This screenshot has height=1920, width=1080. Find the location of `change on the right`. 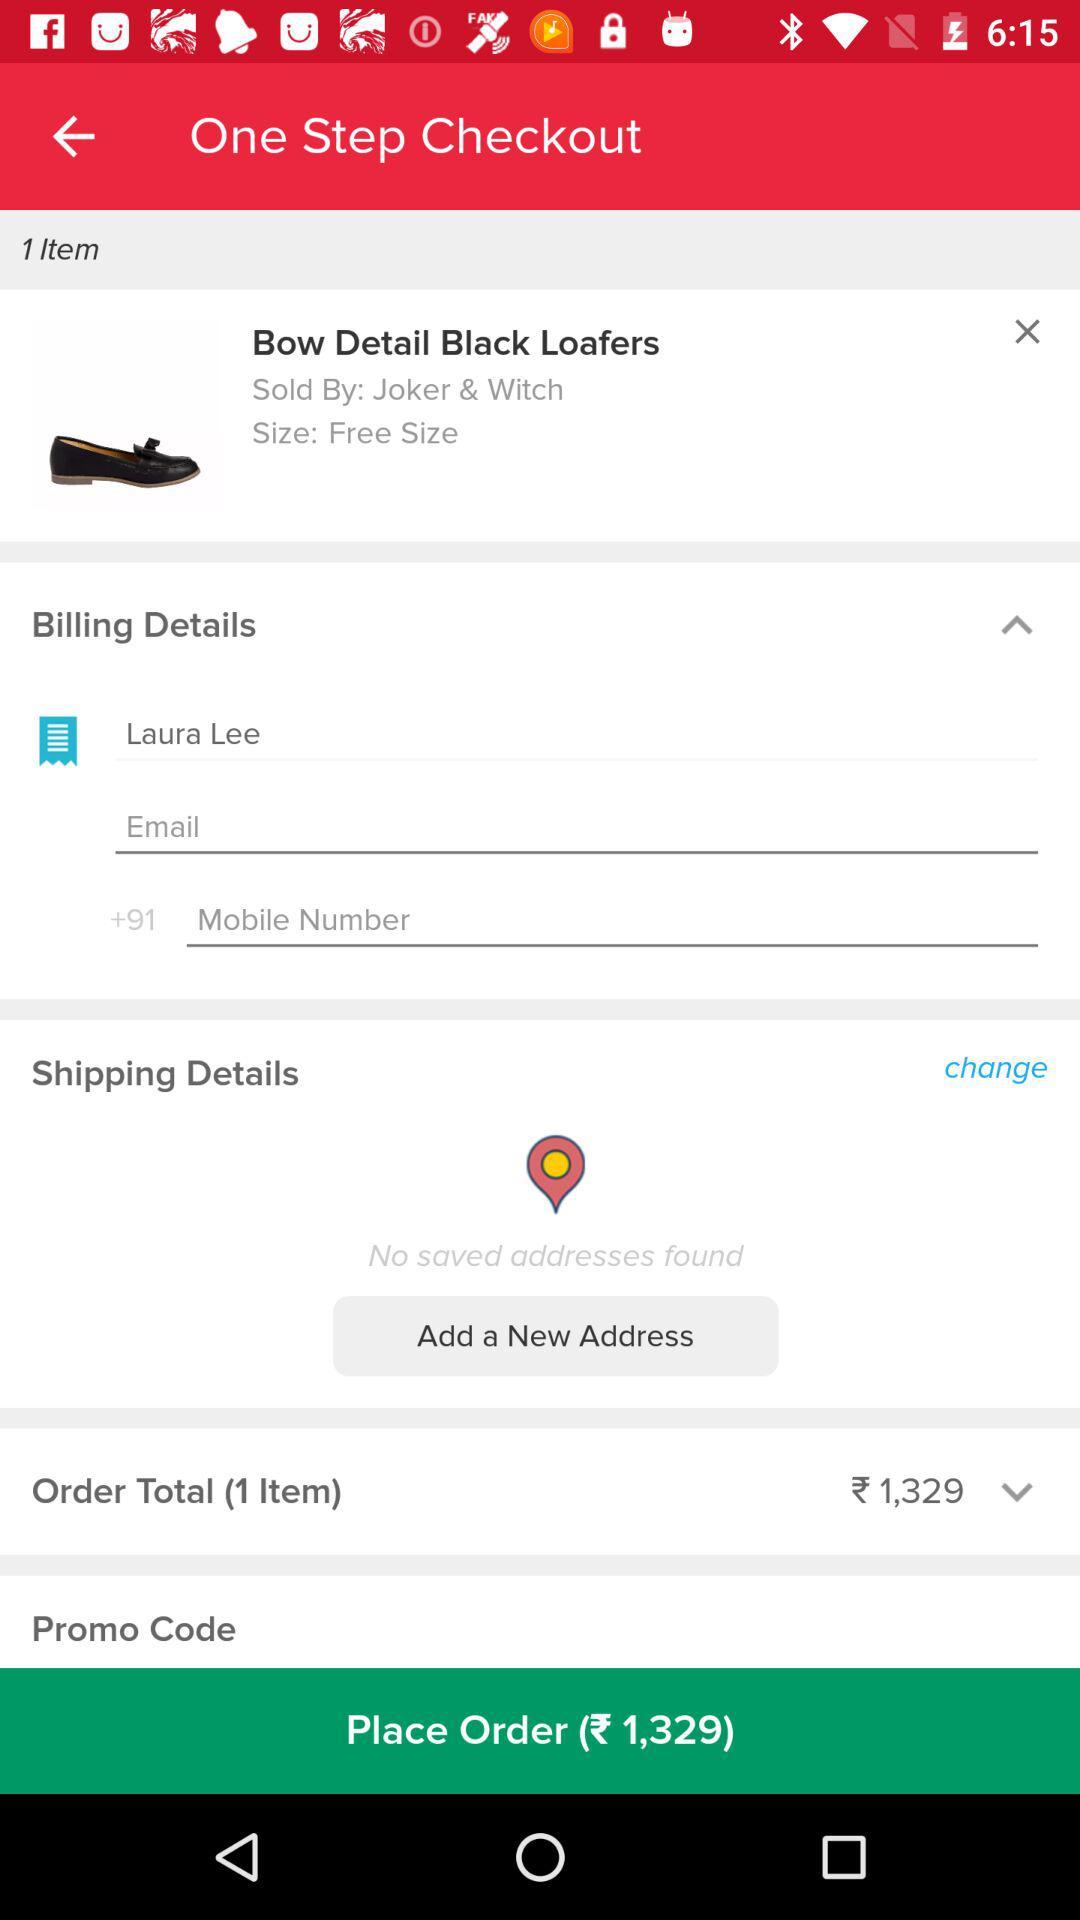

change on the right is located at coordinates (1001, 1064).